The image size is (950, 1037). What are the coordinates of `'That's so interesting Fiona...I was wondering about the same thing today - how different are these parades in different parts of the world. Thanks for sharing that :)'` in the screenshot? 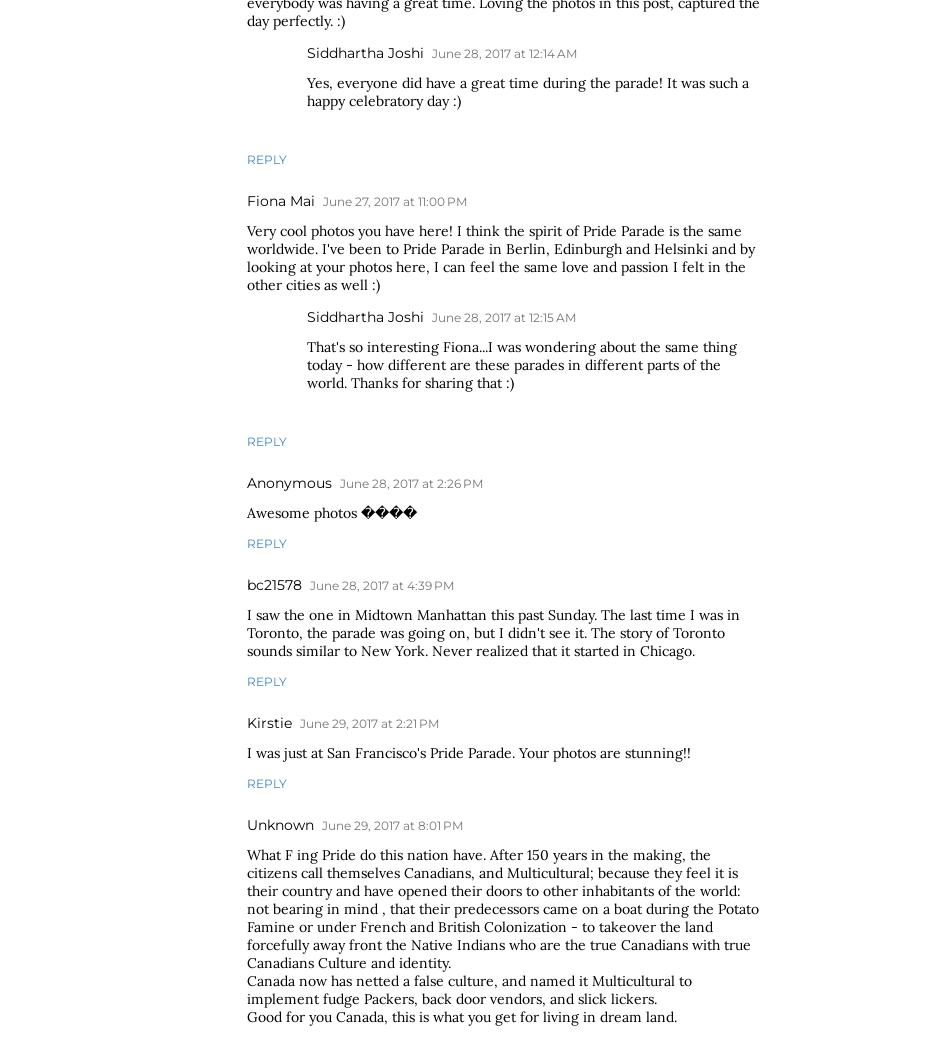 It's located at (522, 364).